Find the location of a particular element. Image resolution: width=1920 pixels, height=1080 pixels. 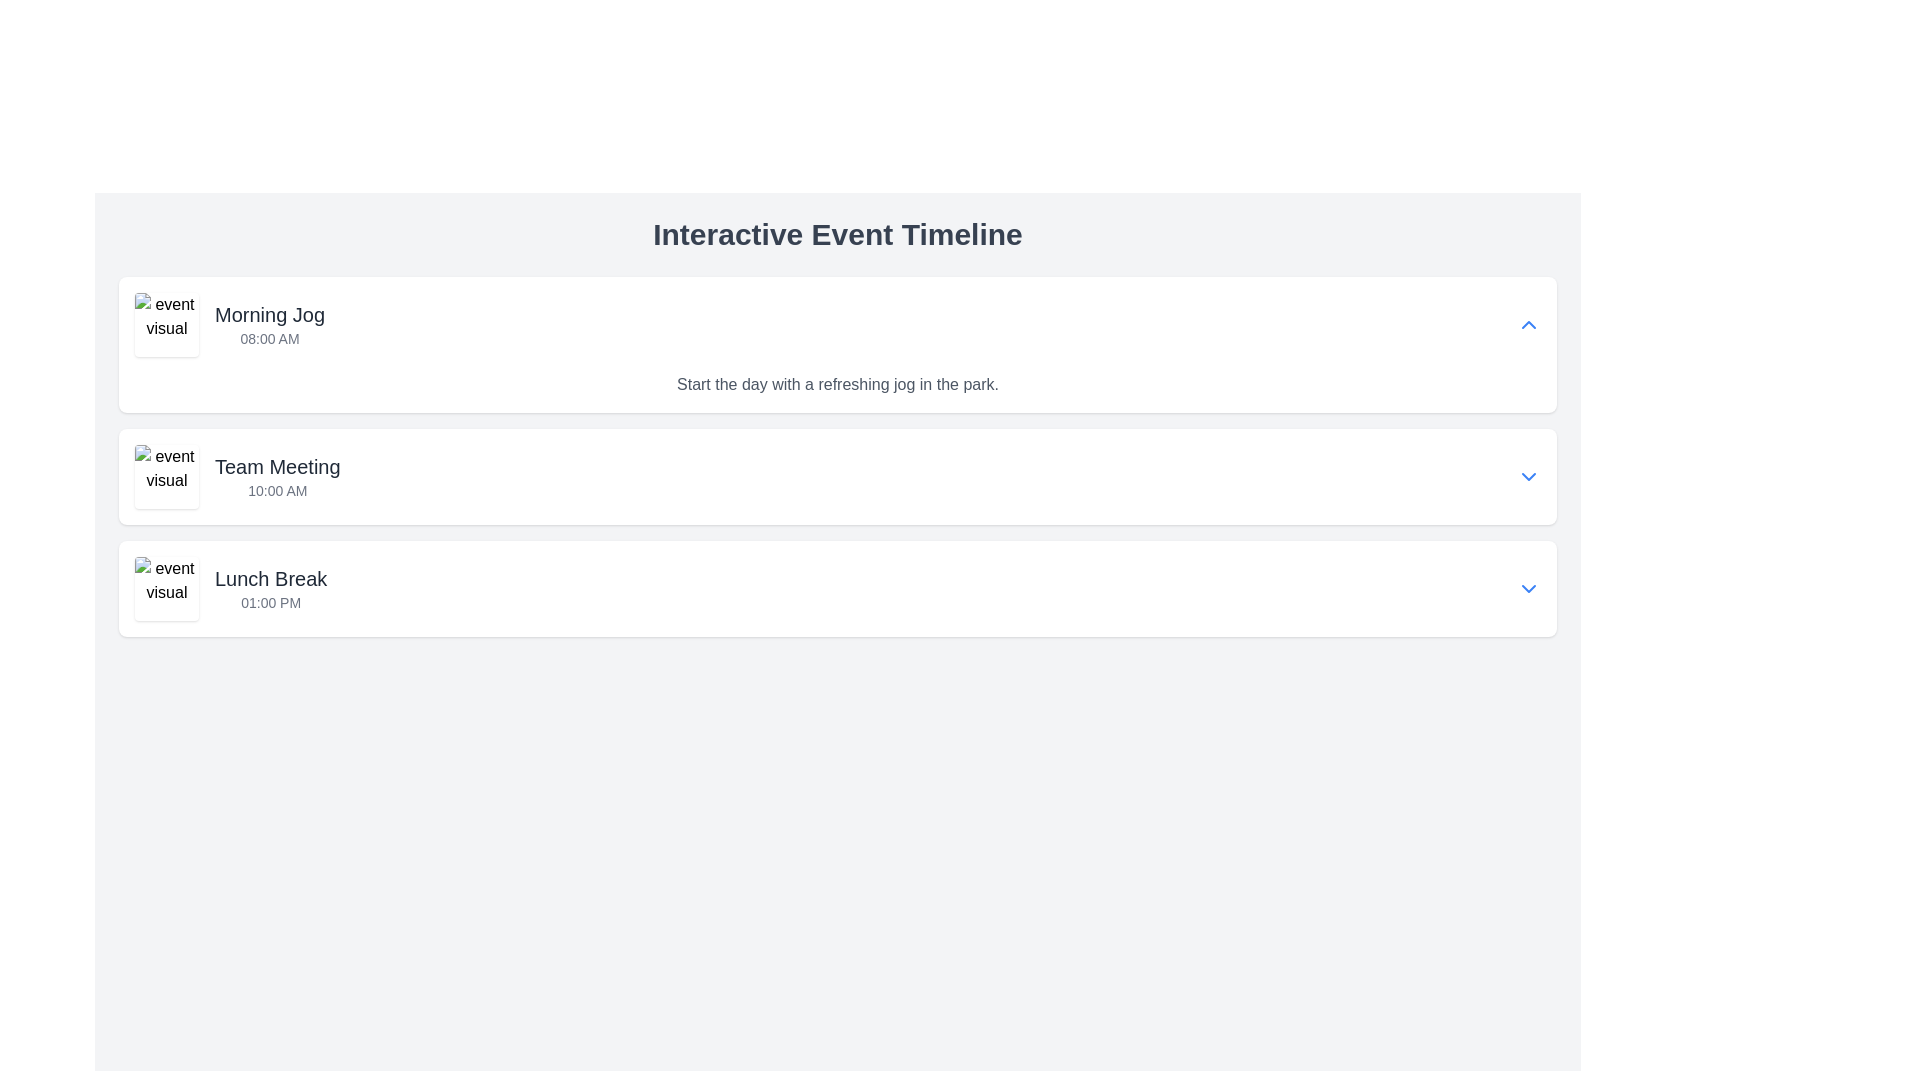

the title text label of the first event entry in the timeline list, which provides a short description of the scheduled activity and is positioned above the time indicator '08:00 AM.' is located at coordinates (268, 315).